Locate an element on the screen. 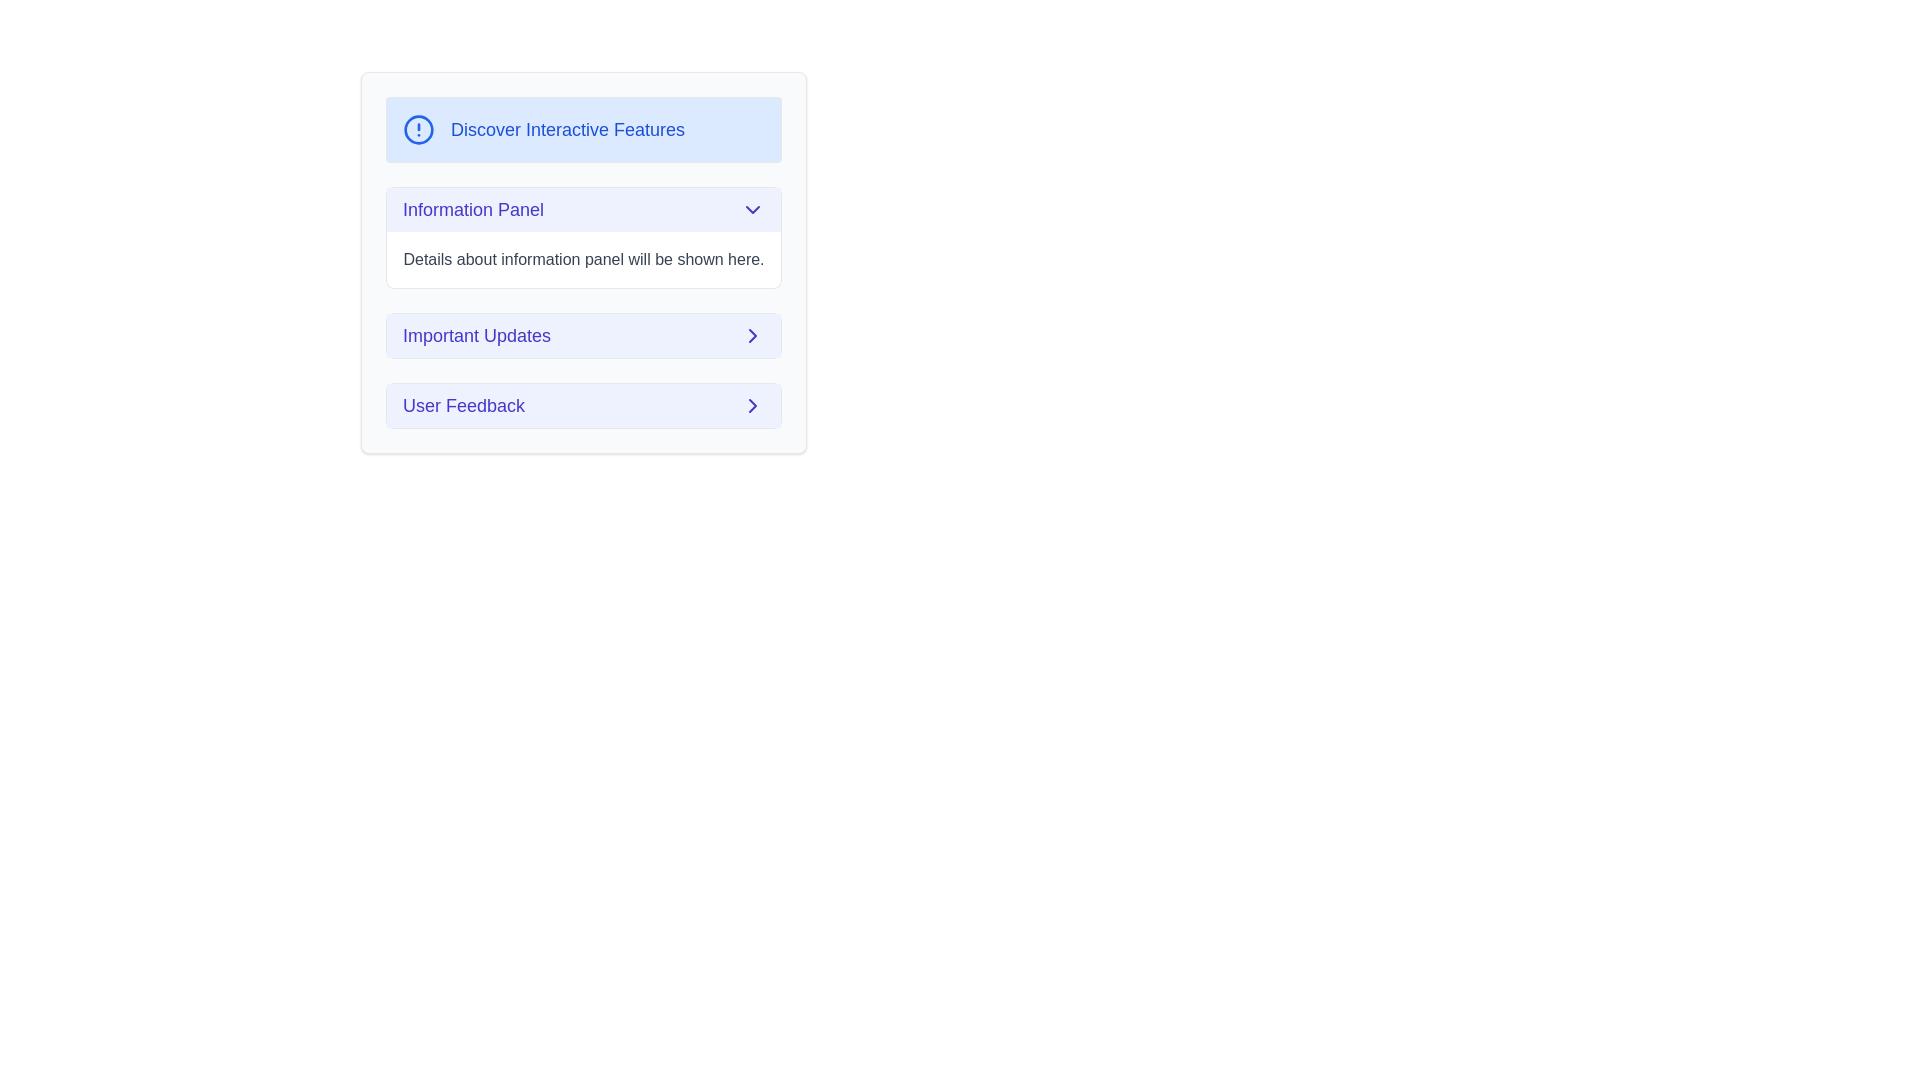  the title 'Information Panel' of the collapsible information panel with a rounded border and light background is located at coordinates (583, 237).